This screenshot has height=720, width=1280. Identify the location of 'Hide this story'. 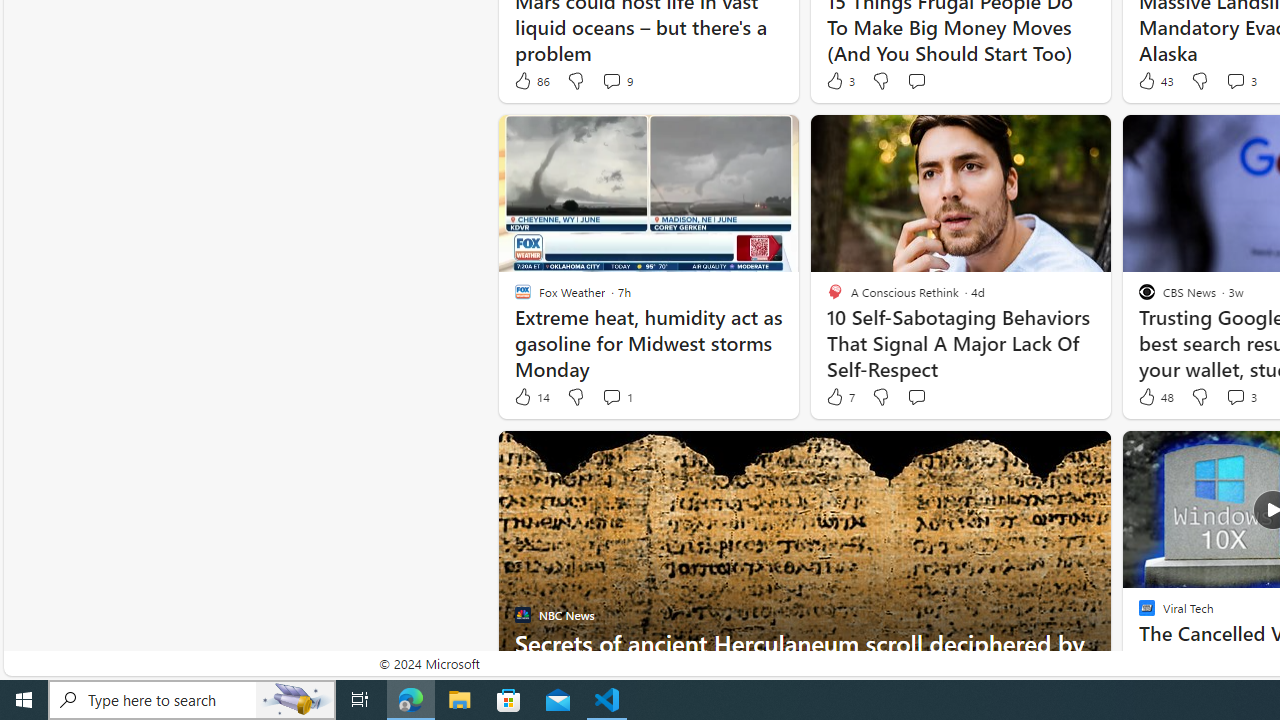
(1049, 455).